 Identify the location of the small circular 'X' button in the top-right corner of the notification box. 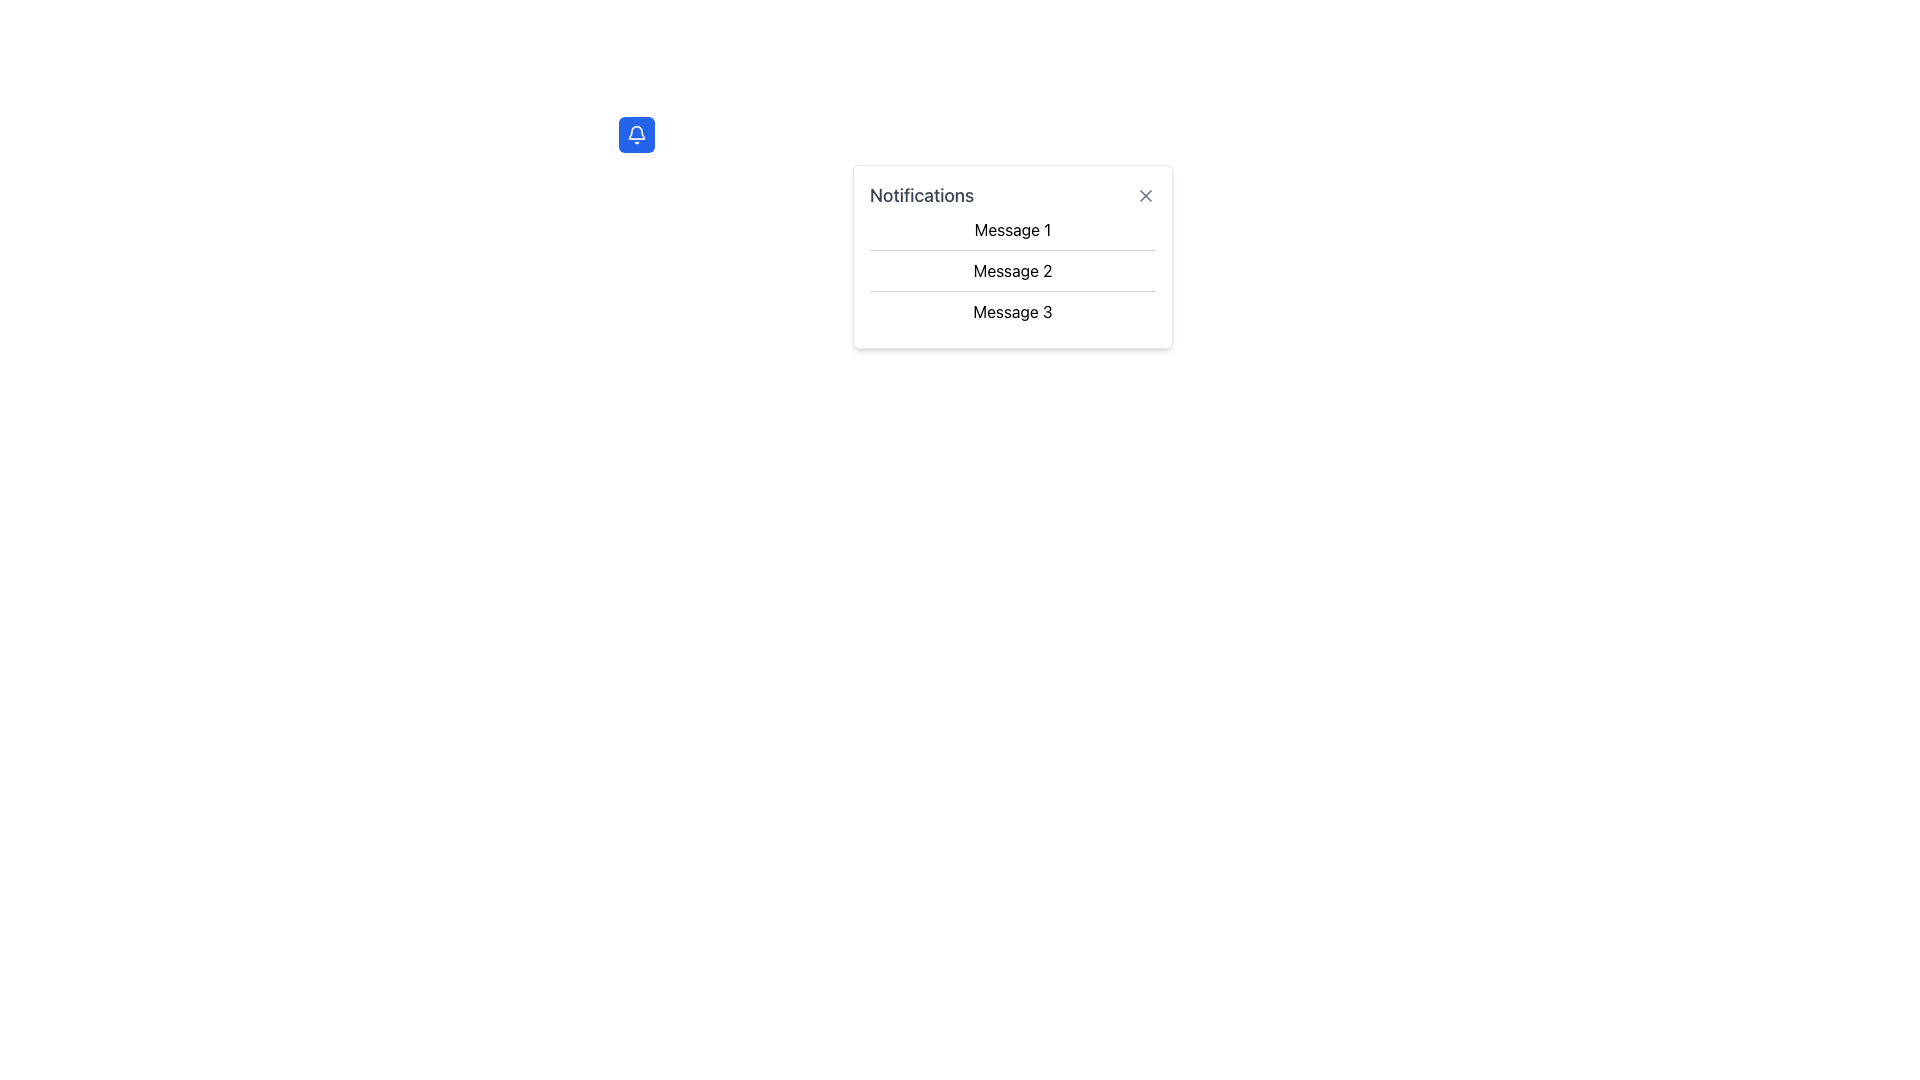
(1146, 196).